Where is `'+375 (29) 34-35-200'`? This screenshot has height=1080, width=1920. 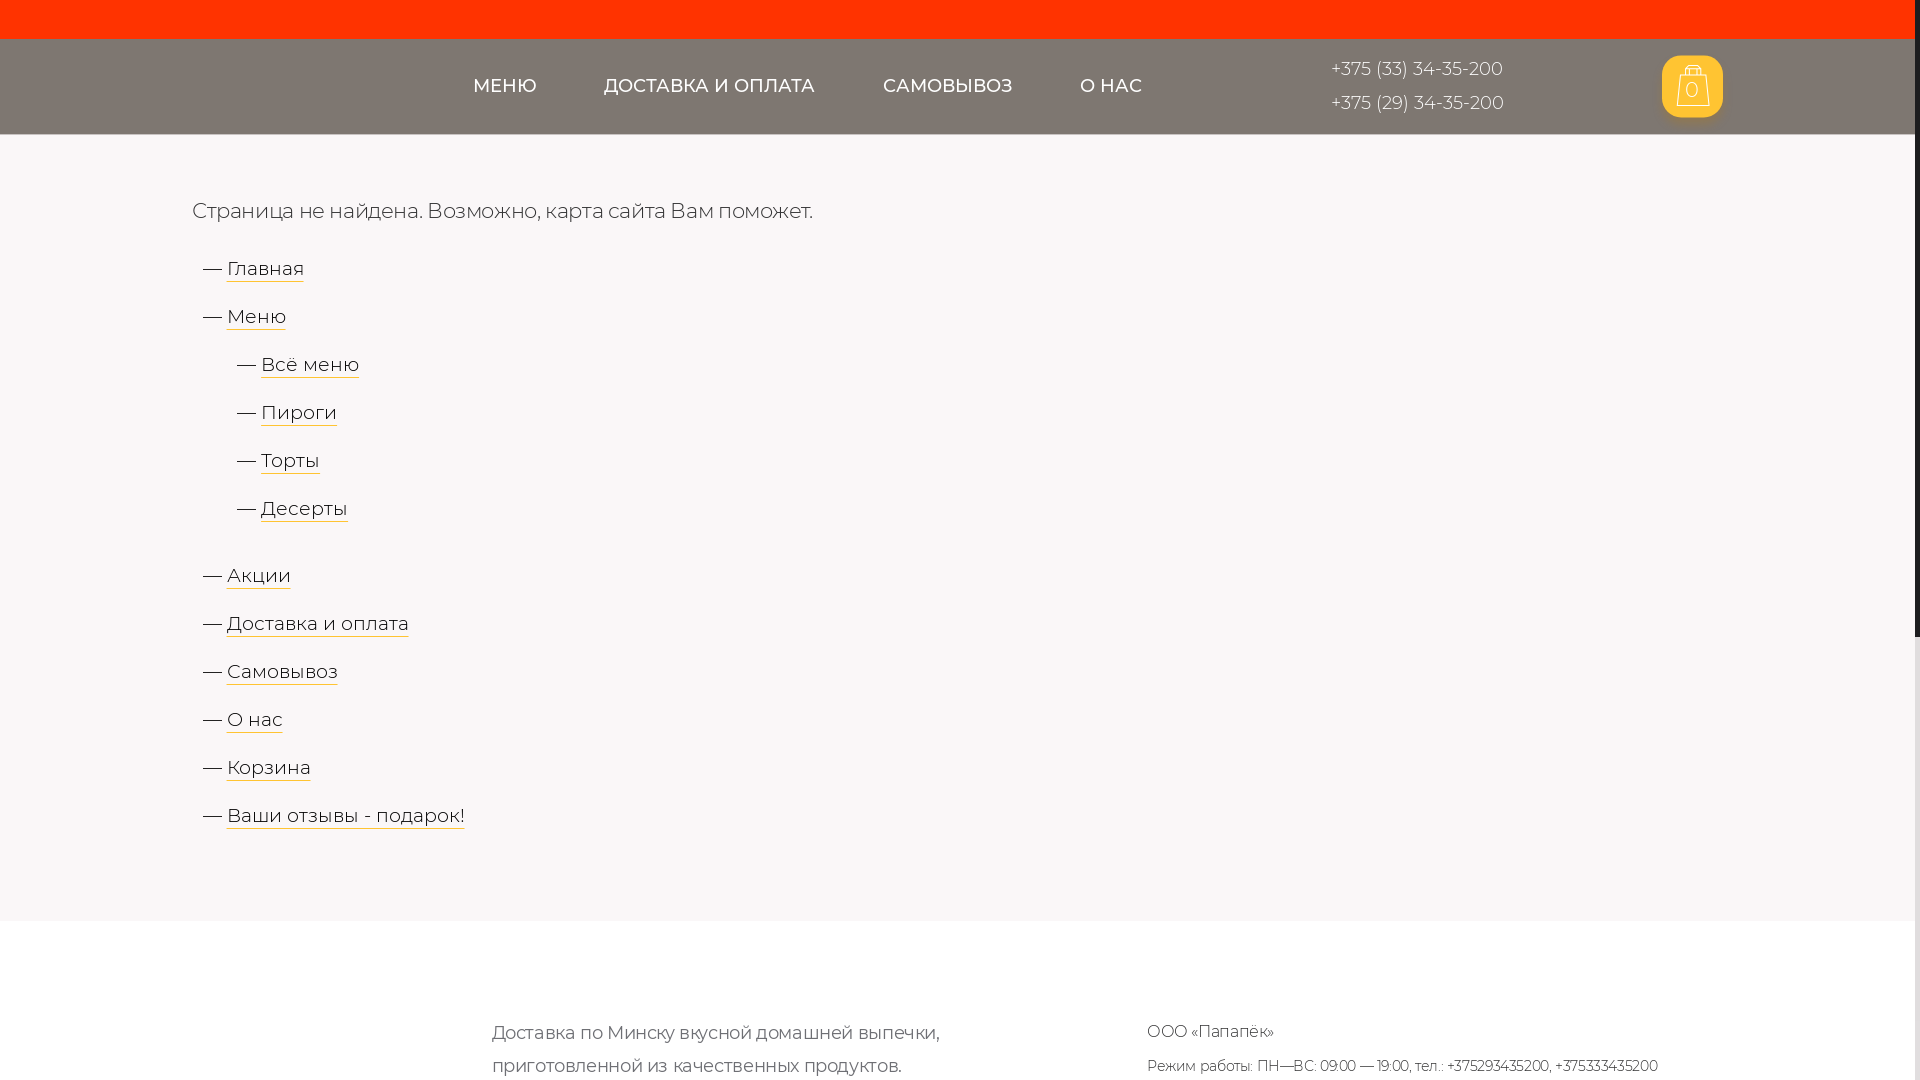
'+375 (29) 34-35-200' is located at coordinates (1400, 104).